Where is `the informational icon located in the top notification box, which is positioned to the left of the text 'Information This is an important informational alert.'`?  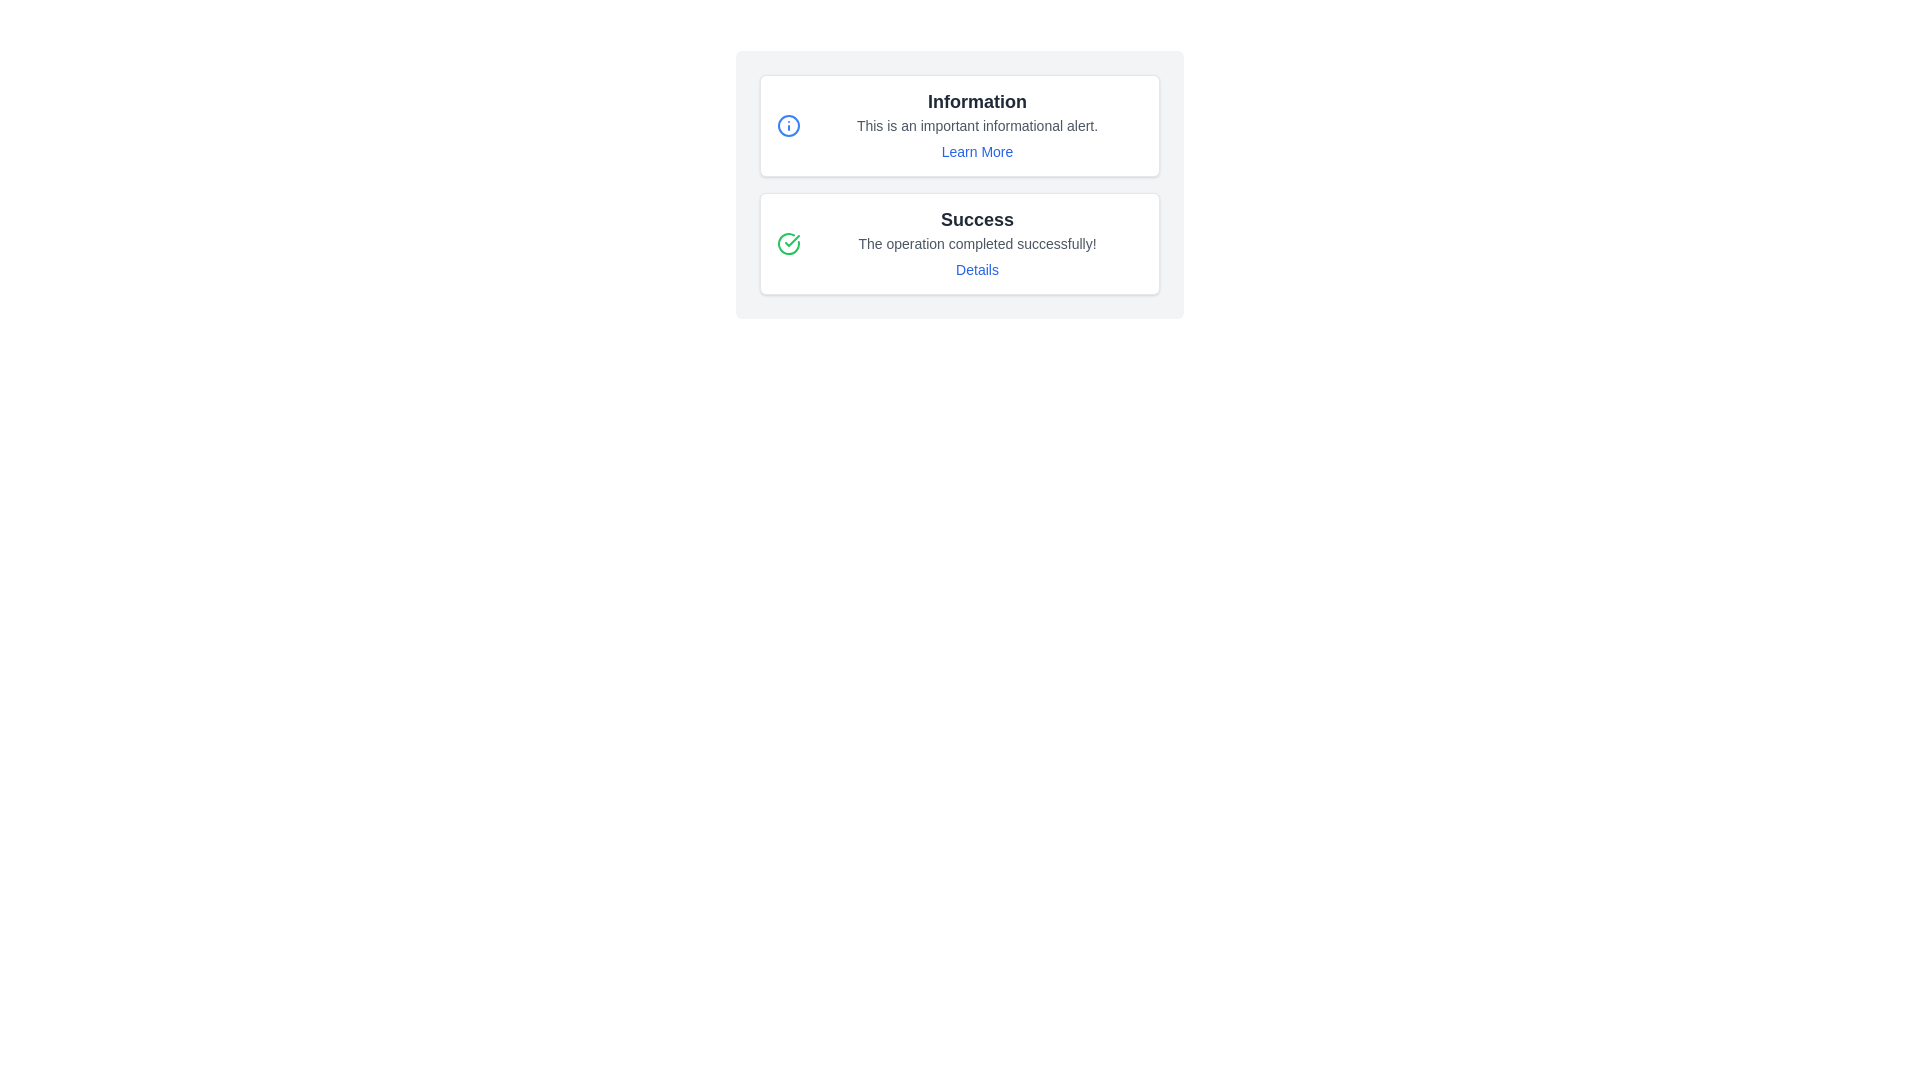
the informational icon located in the top notification box, which is positioned to the left of the text 'Information This is an important informational alert.' is located at coordinates (787, 126).